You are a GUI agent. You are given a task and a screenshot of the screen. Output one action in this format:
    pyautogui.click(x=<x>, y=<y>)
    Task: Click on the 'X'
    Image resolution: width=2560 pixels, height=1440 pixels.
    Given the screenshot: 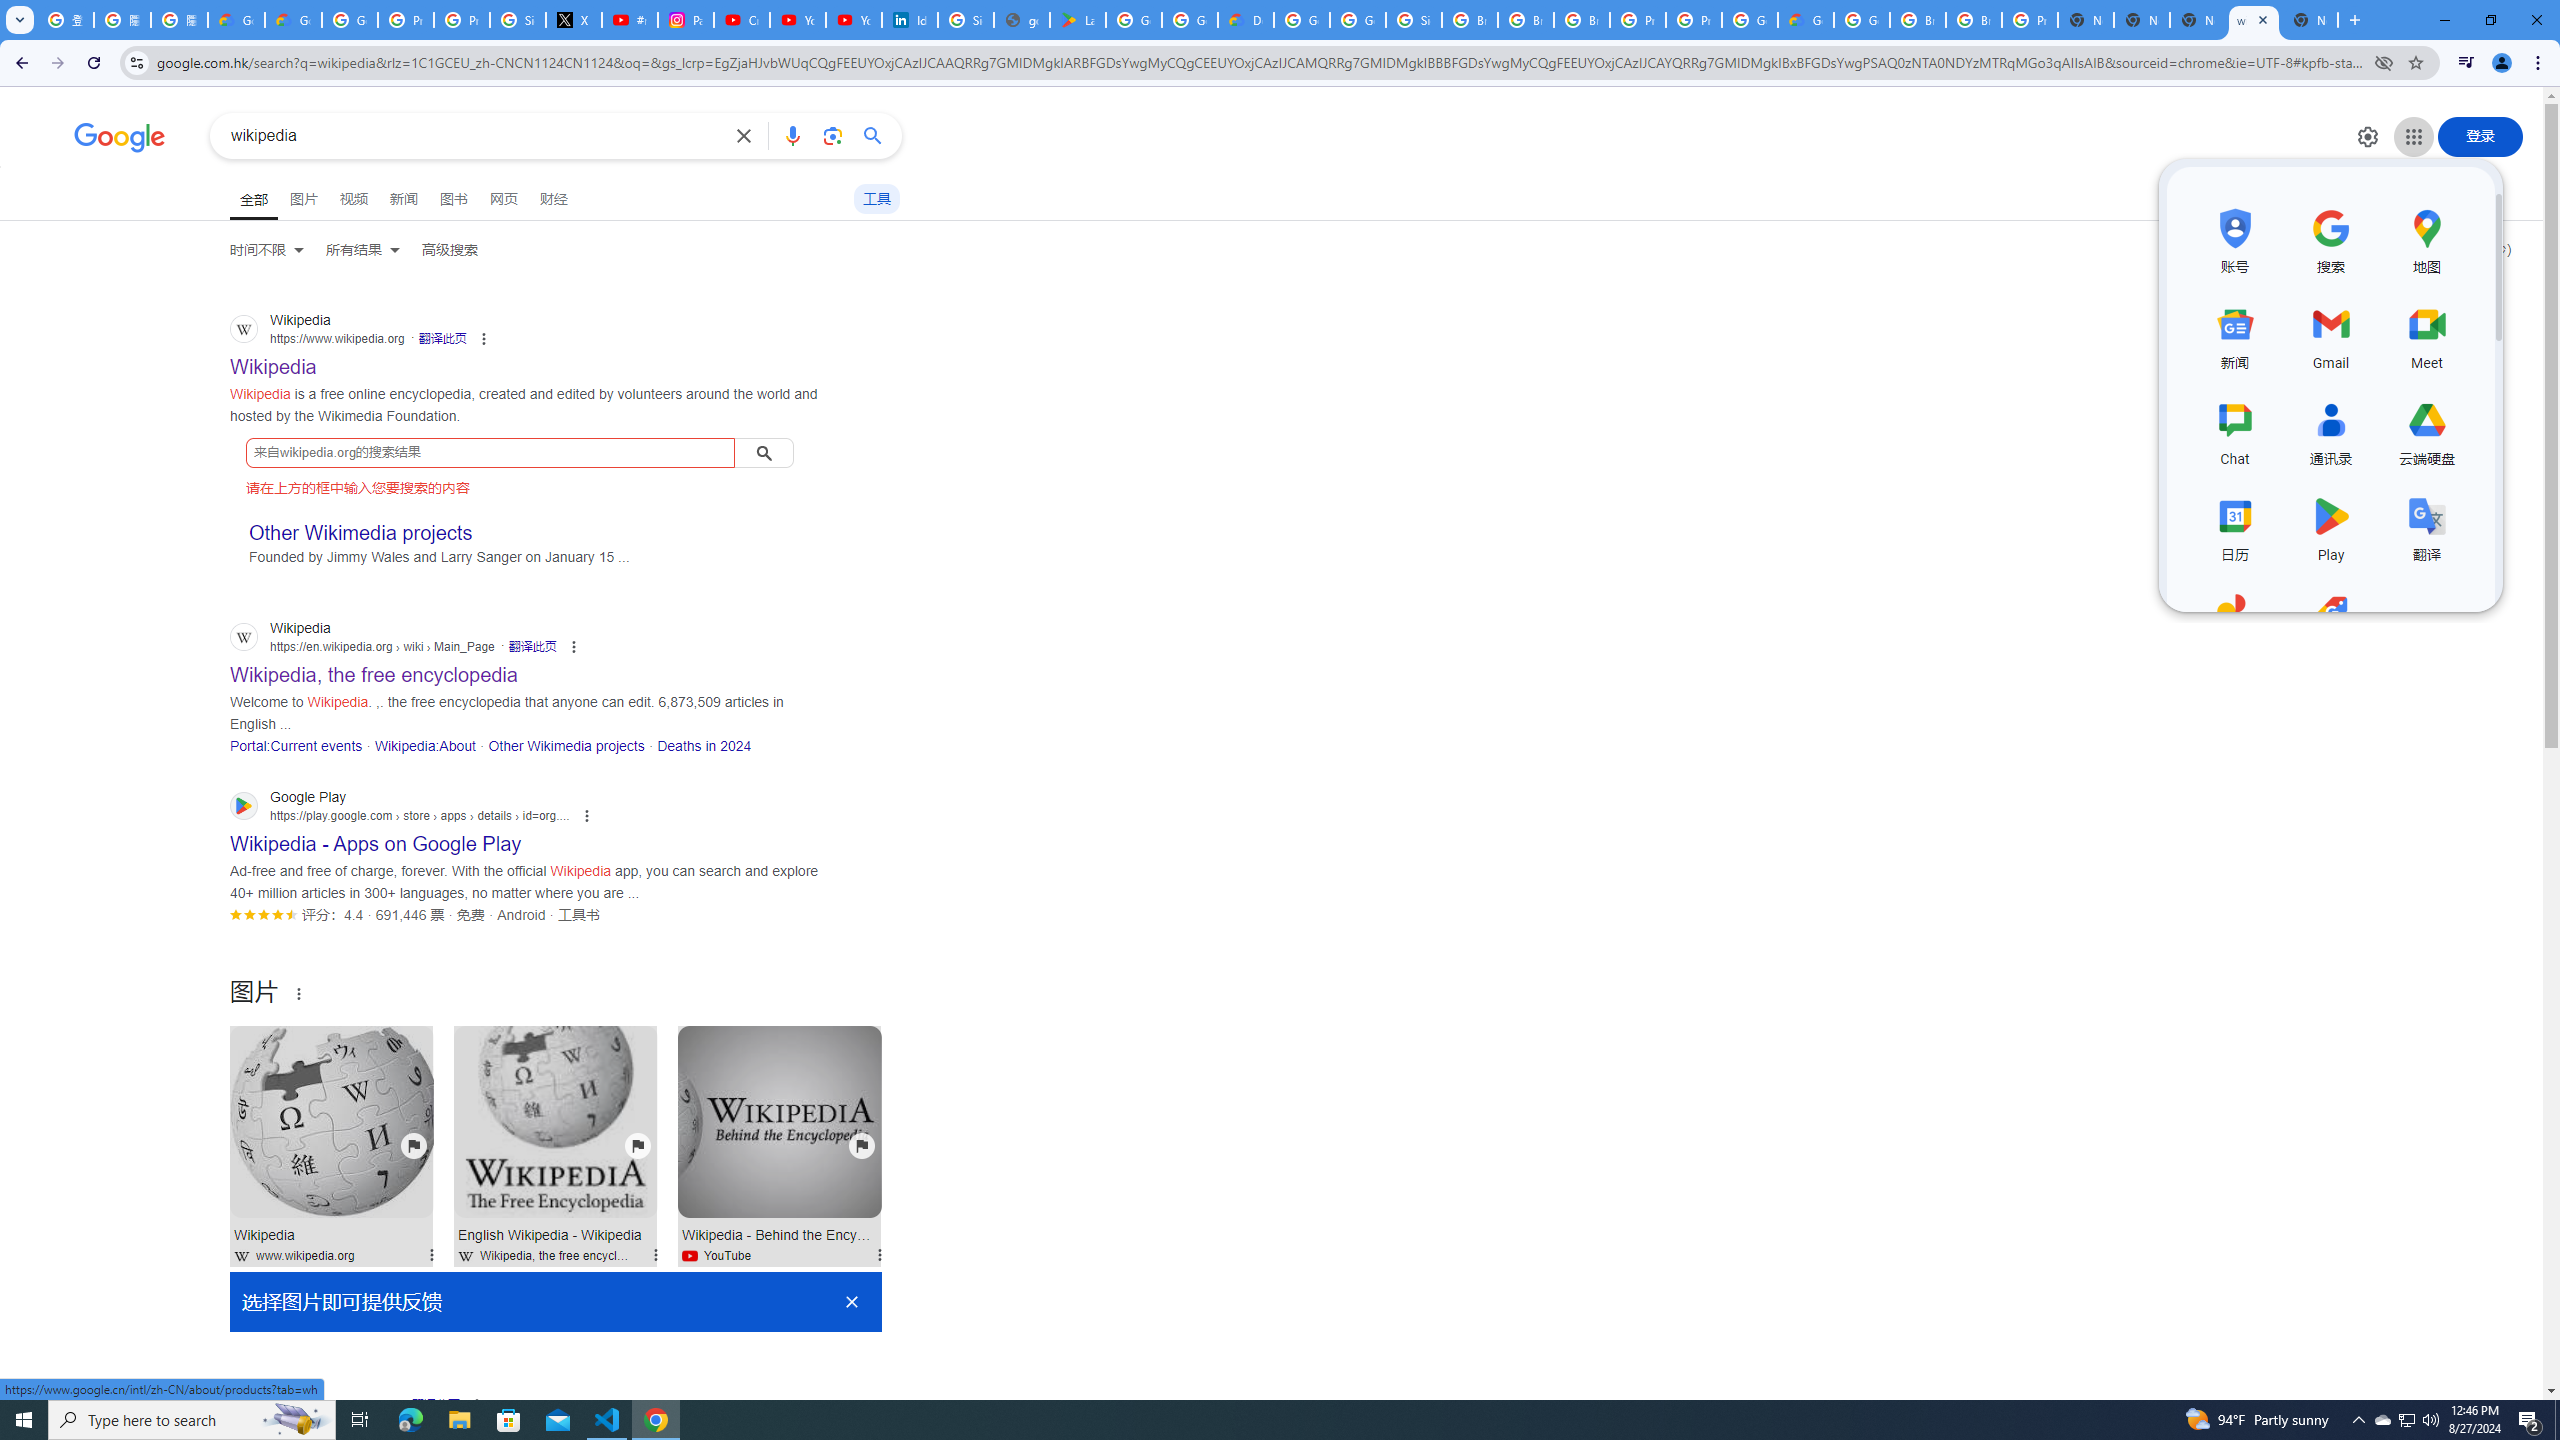 What is the action you would take?
    pyautogui.click(x=574, y=19)
    